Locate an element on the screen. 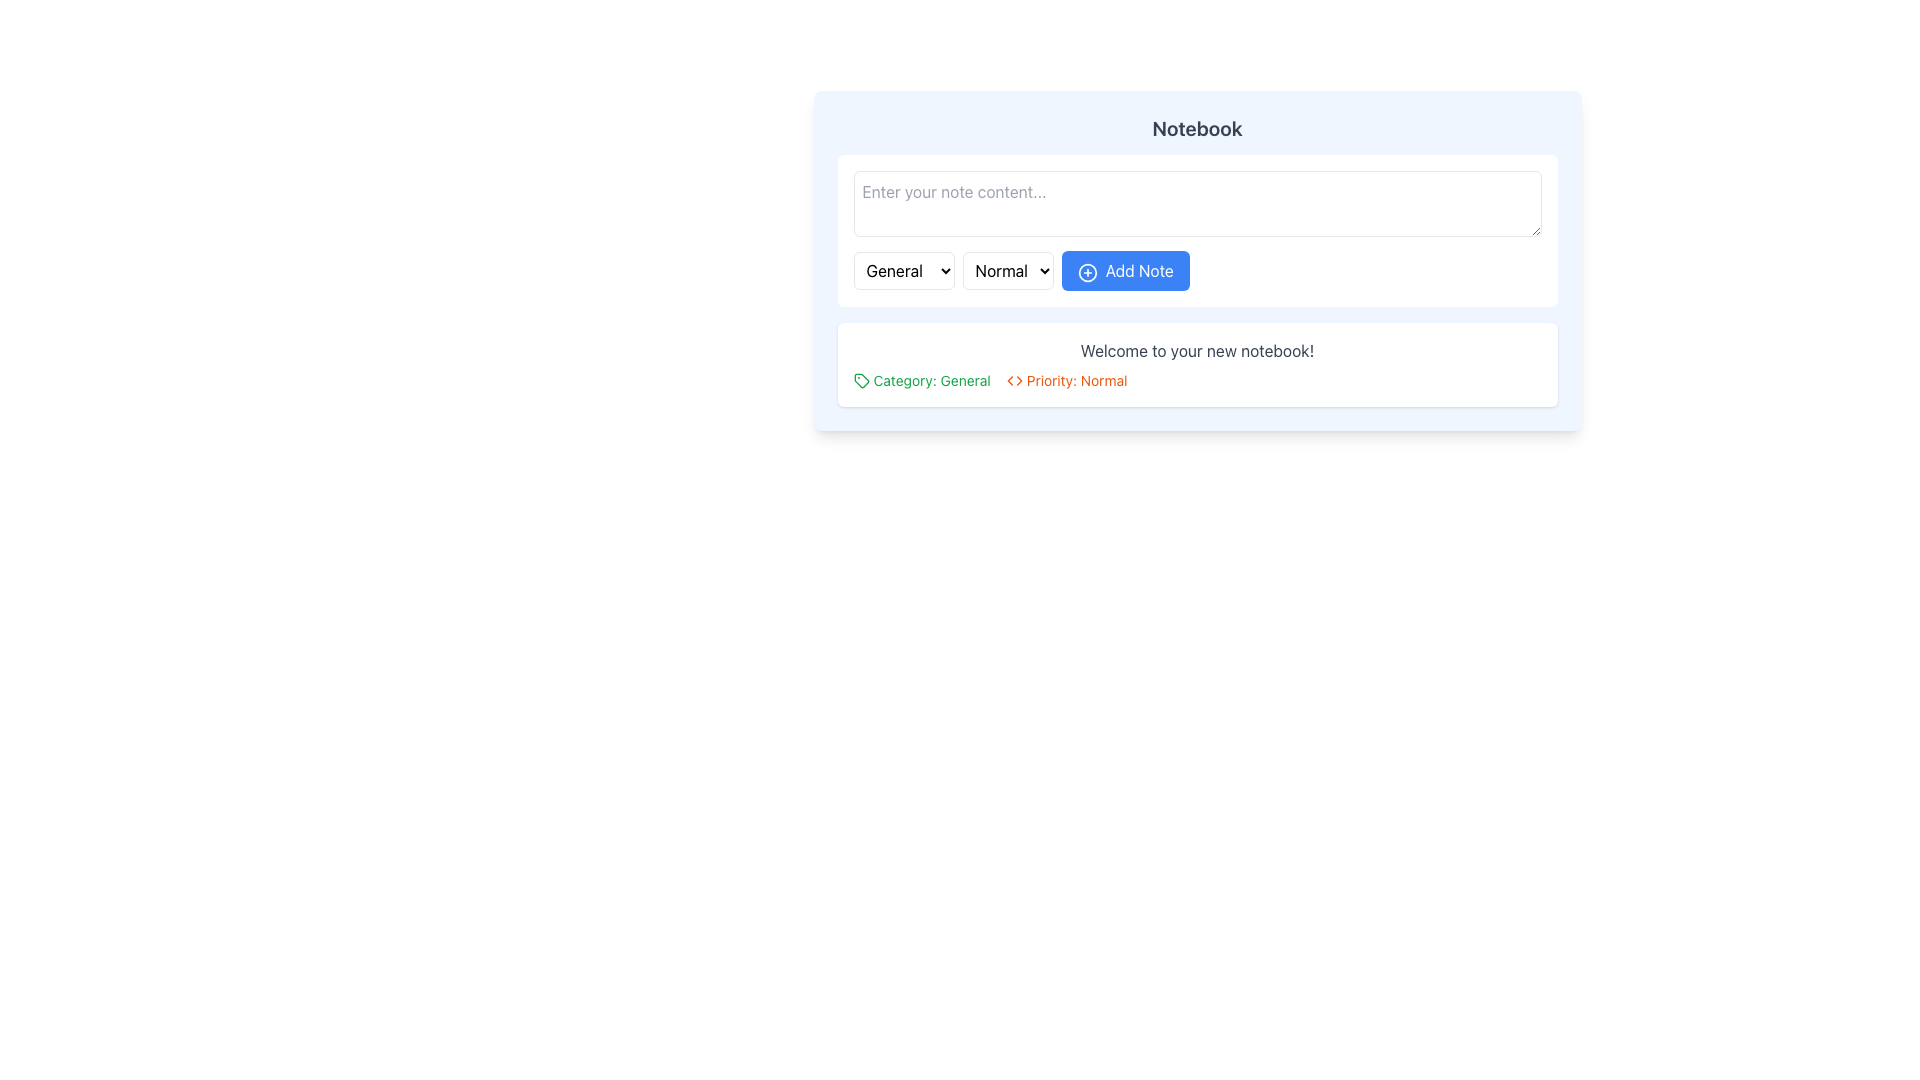  the 'General' dropdown menu located at the top left of the group of dropdowns is located at coordinates (902, 270).